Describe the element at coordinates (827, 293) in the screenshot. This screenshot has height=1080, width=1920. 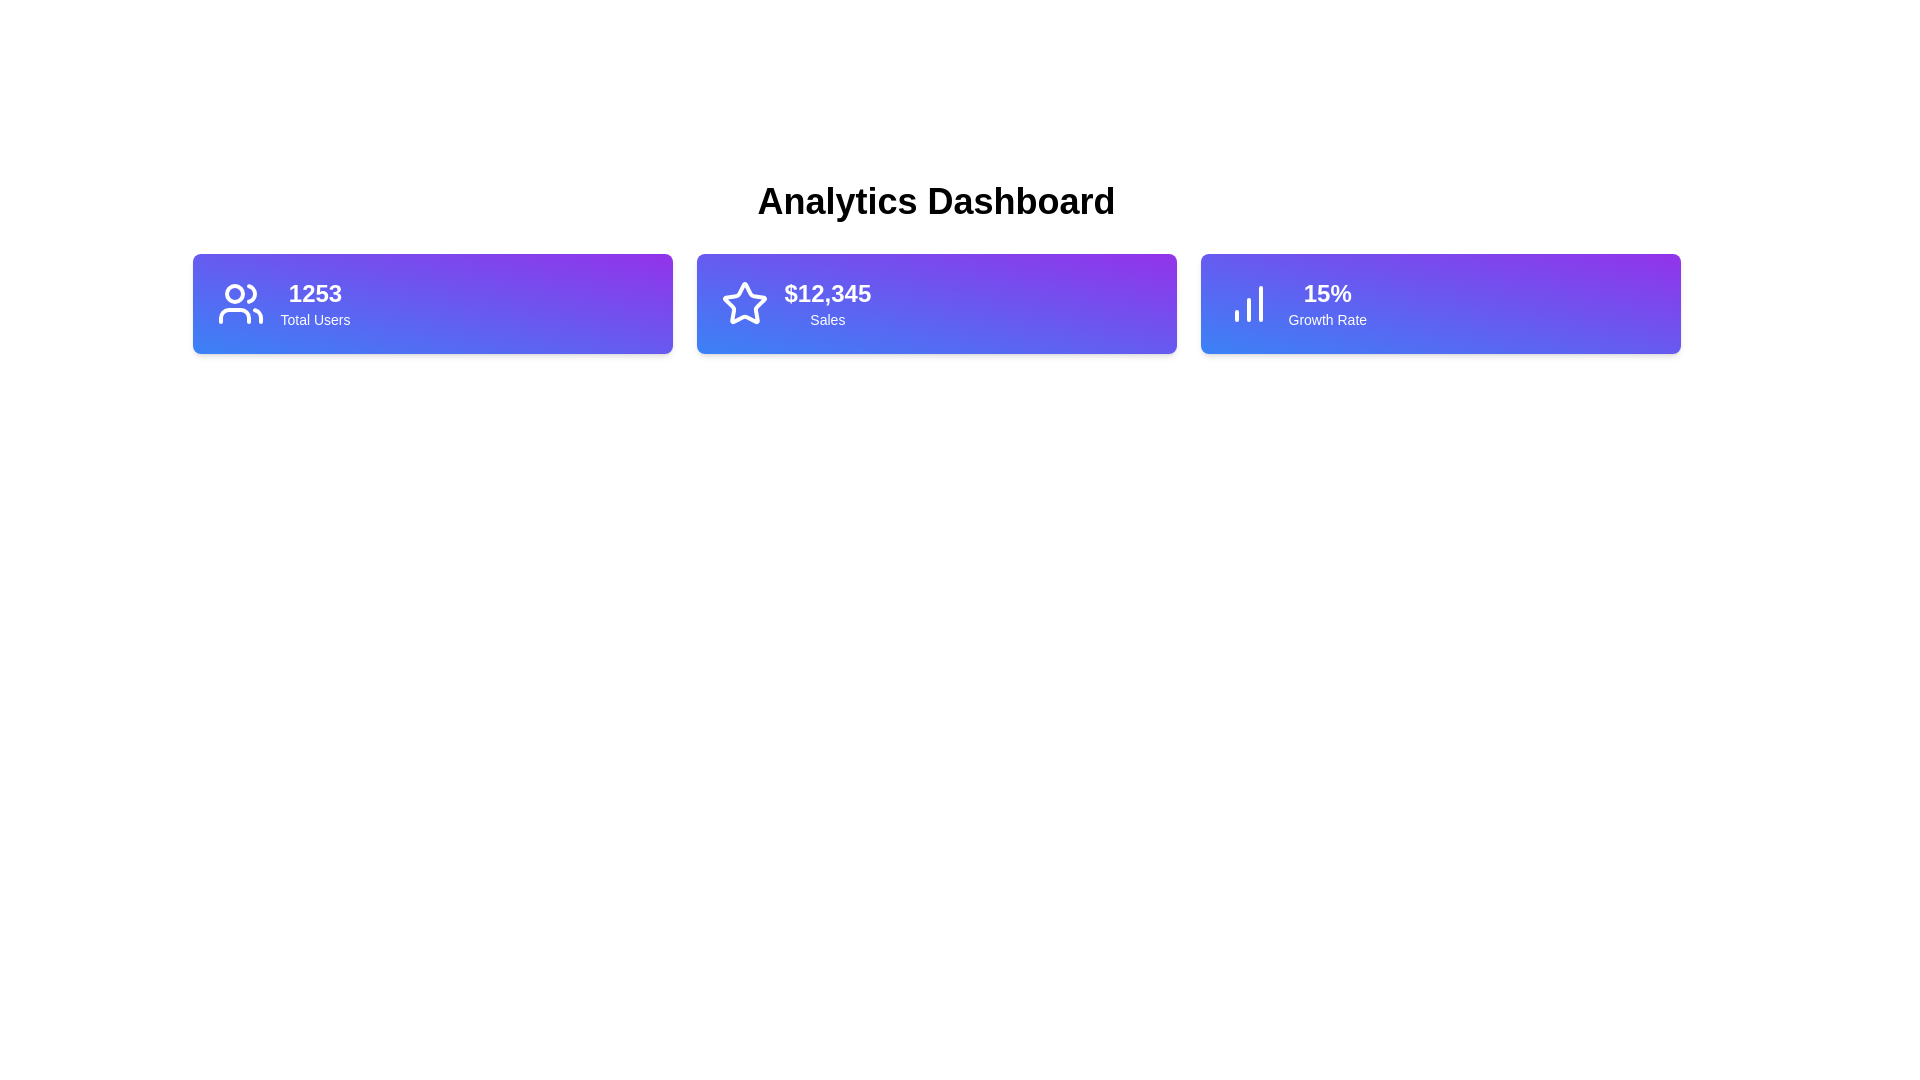
I see `the static text display showing the amount '$12,345' in bold, large font, which is prominently positioned under a star icon and above the smaller text 'Sales'` at that location.